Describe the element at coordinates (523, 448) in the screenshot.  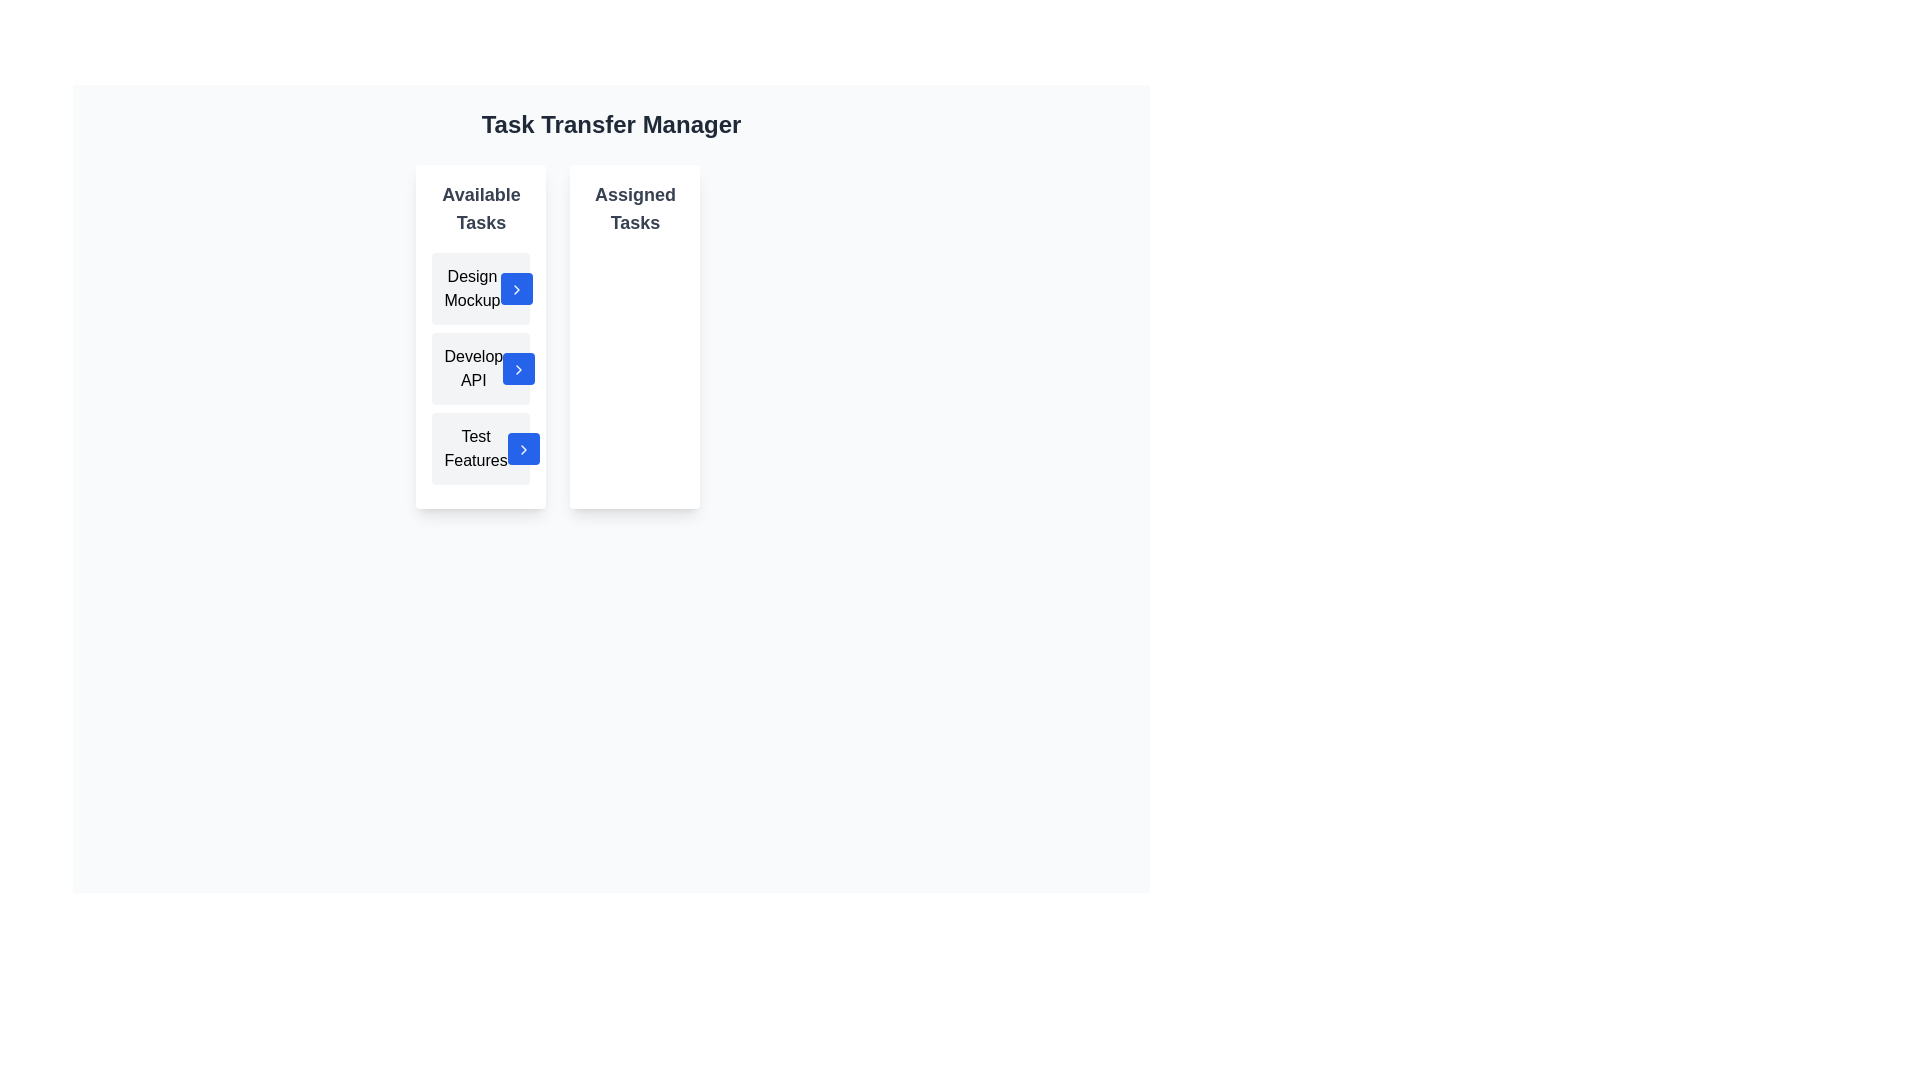
I see `the chevron icon associated with the 'Test Features' button` at that location.